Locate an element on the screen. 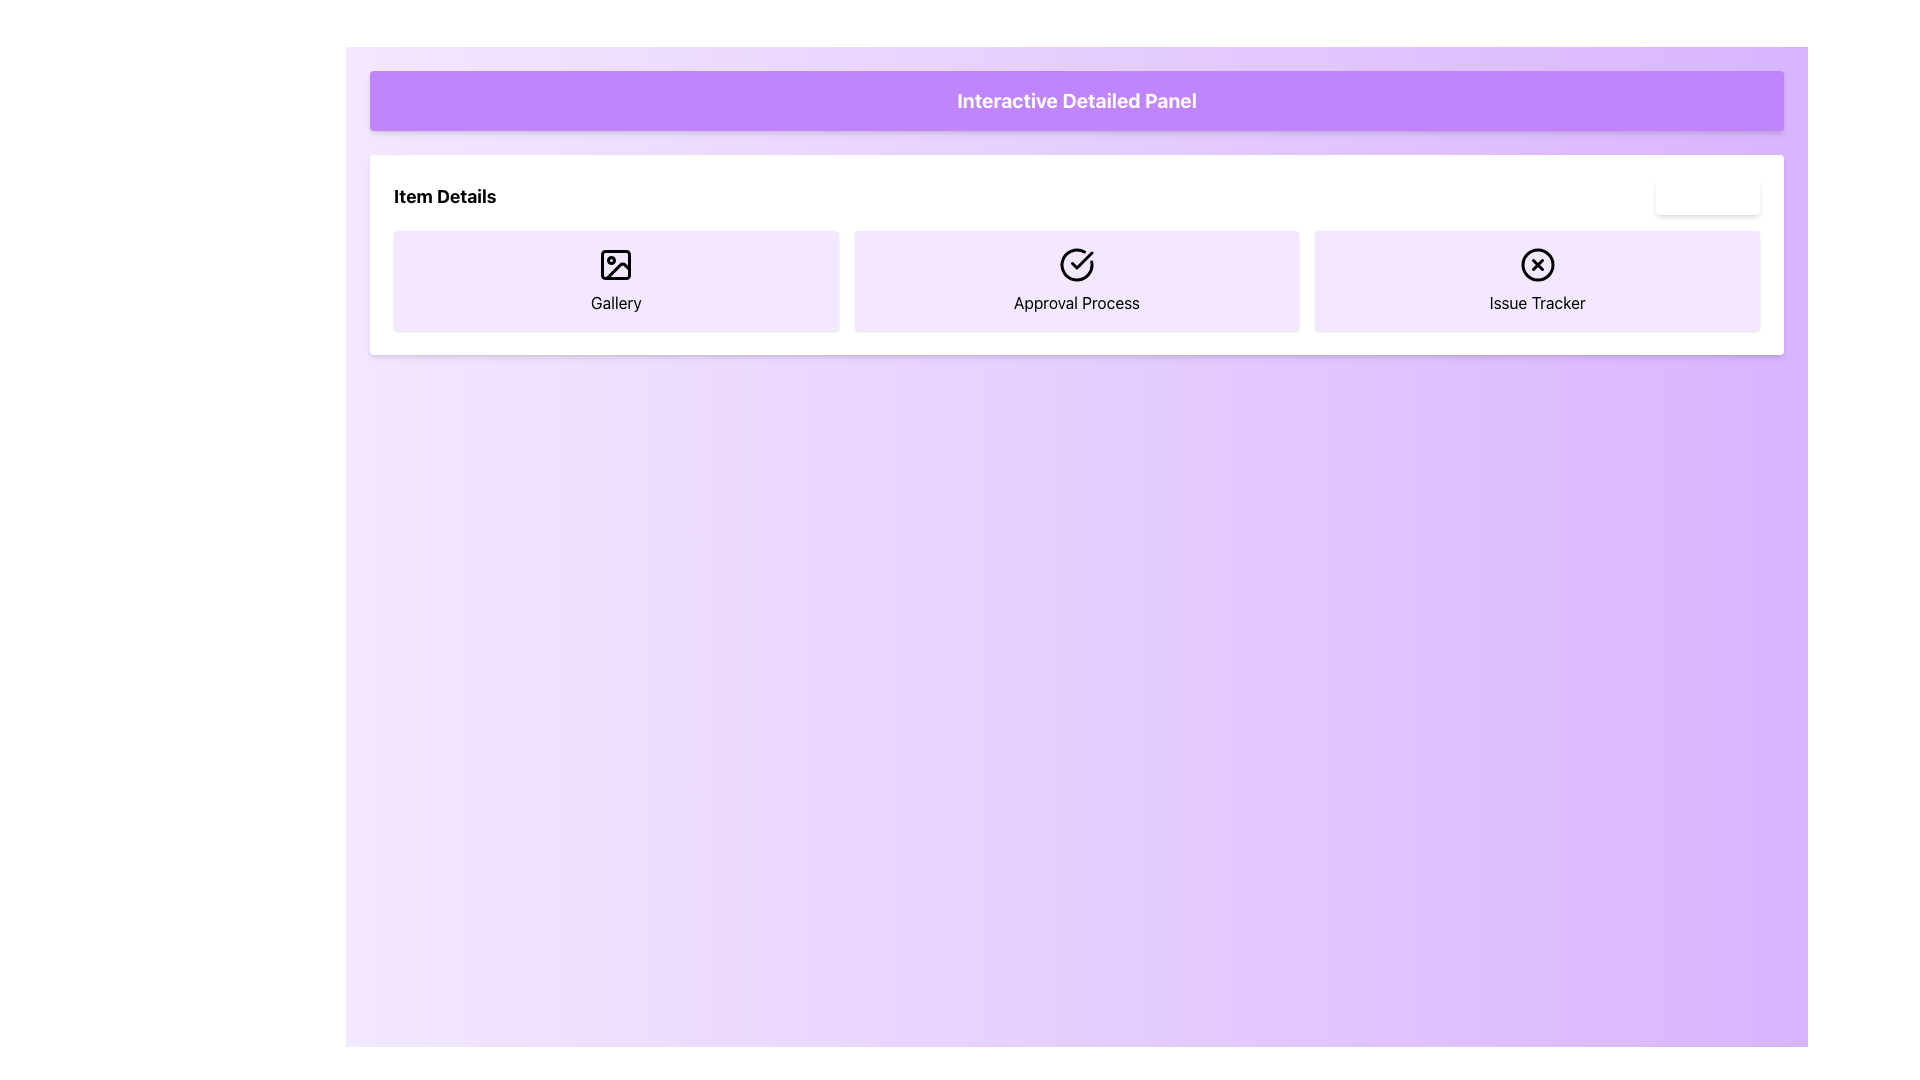  the 'Approval Process' text label located below the check mark icon within its rectangular card is located at coordinates (1075, 303).